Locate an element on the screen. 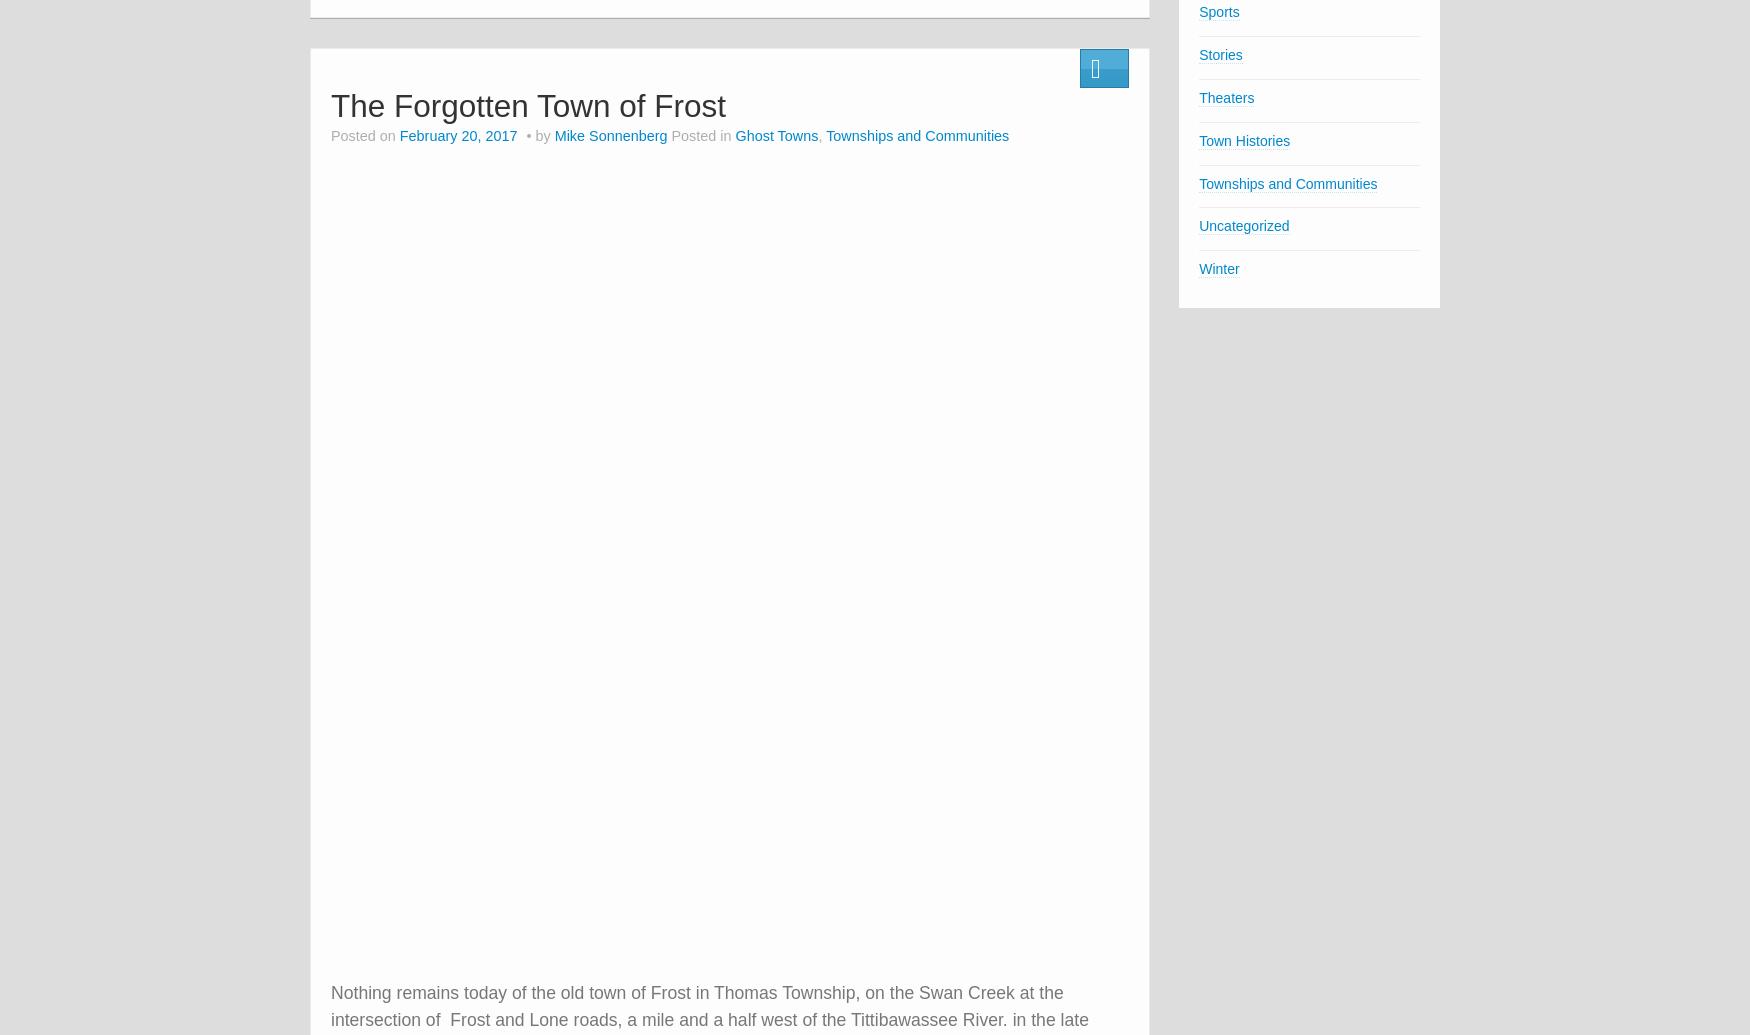 Image resolution: width=1750 pixels, height=1035 pixels. 'by' is located at coordinates (541, 135).